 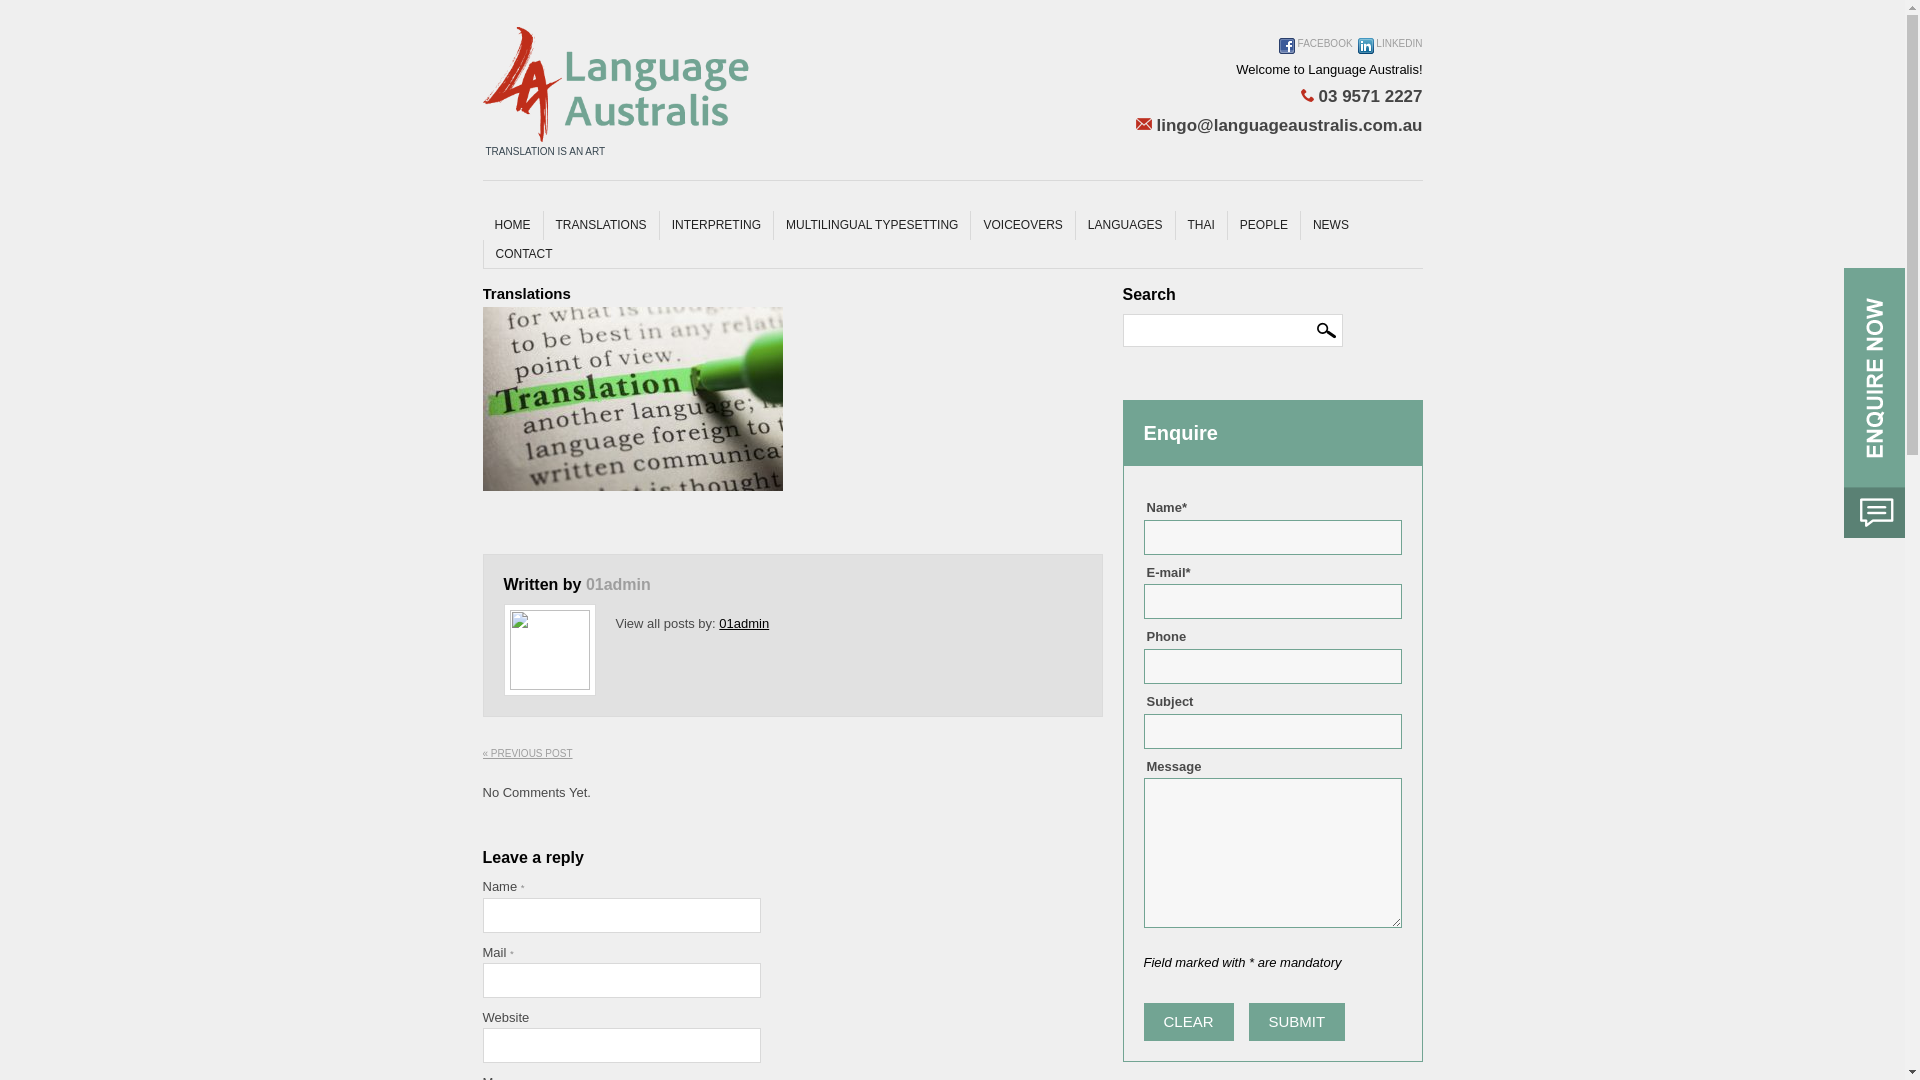 What do you see at coordinates (617, 584) in the screenshot?
I see `'01admin'` at bounding box center [617, 584].